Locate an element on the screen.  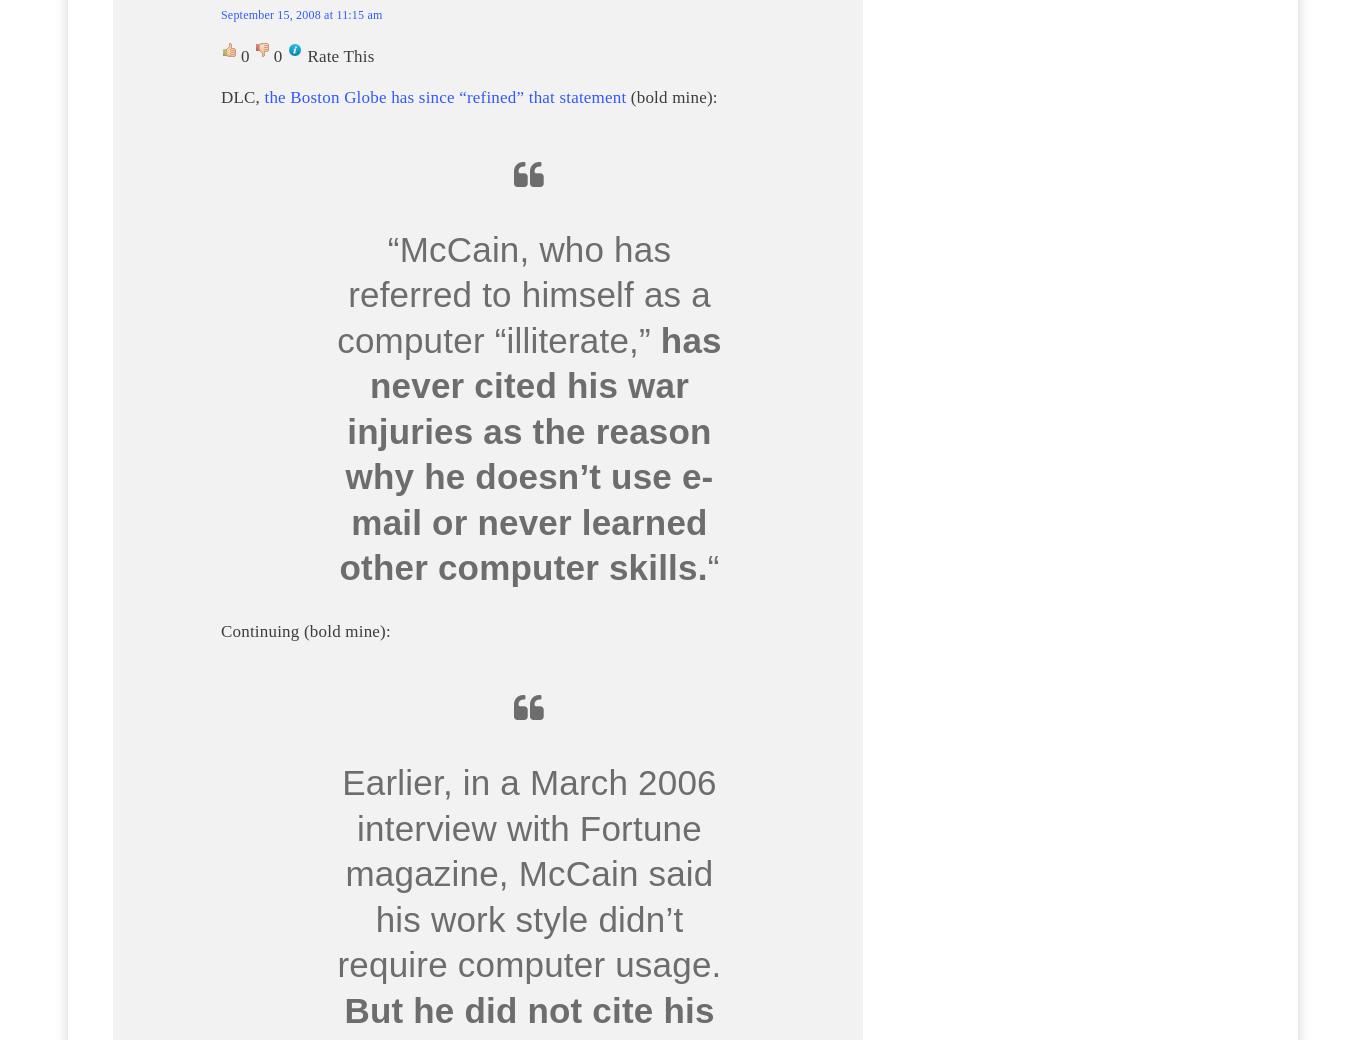
'(bold mine):' is located at coordinates (670, 96).